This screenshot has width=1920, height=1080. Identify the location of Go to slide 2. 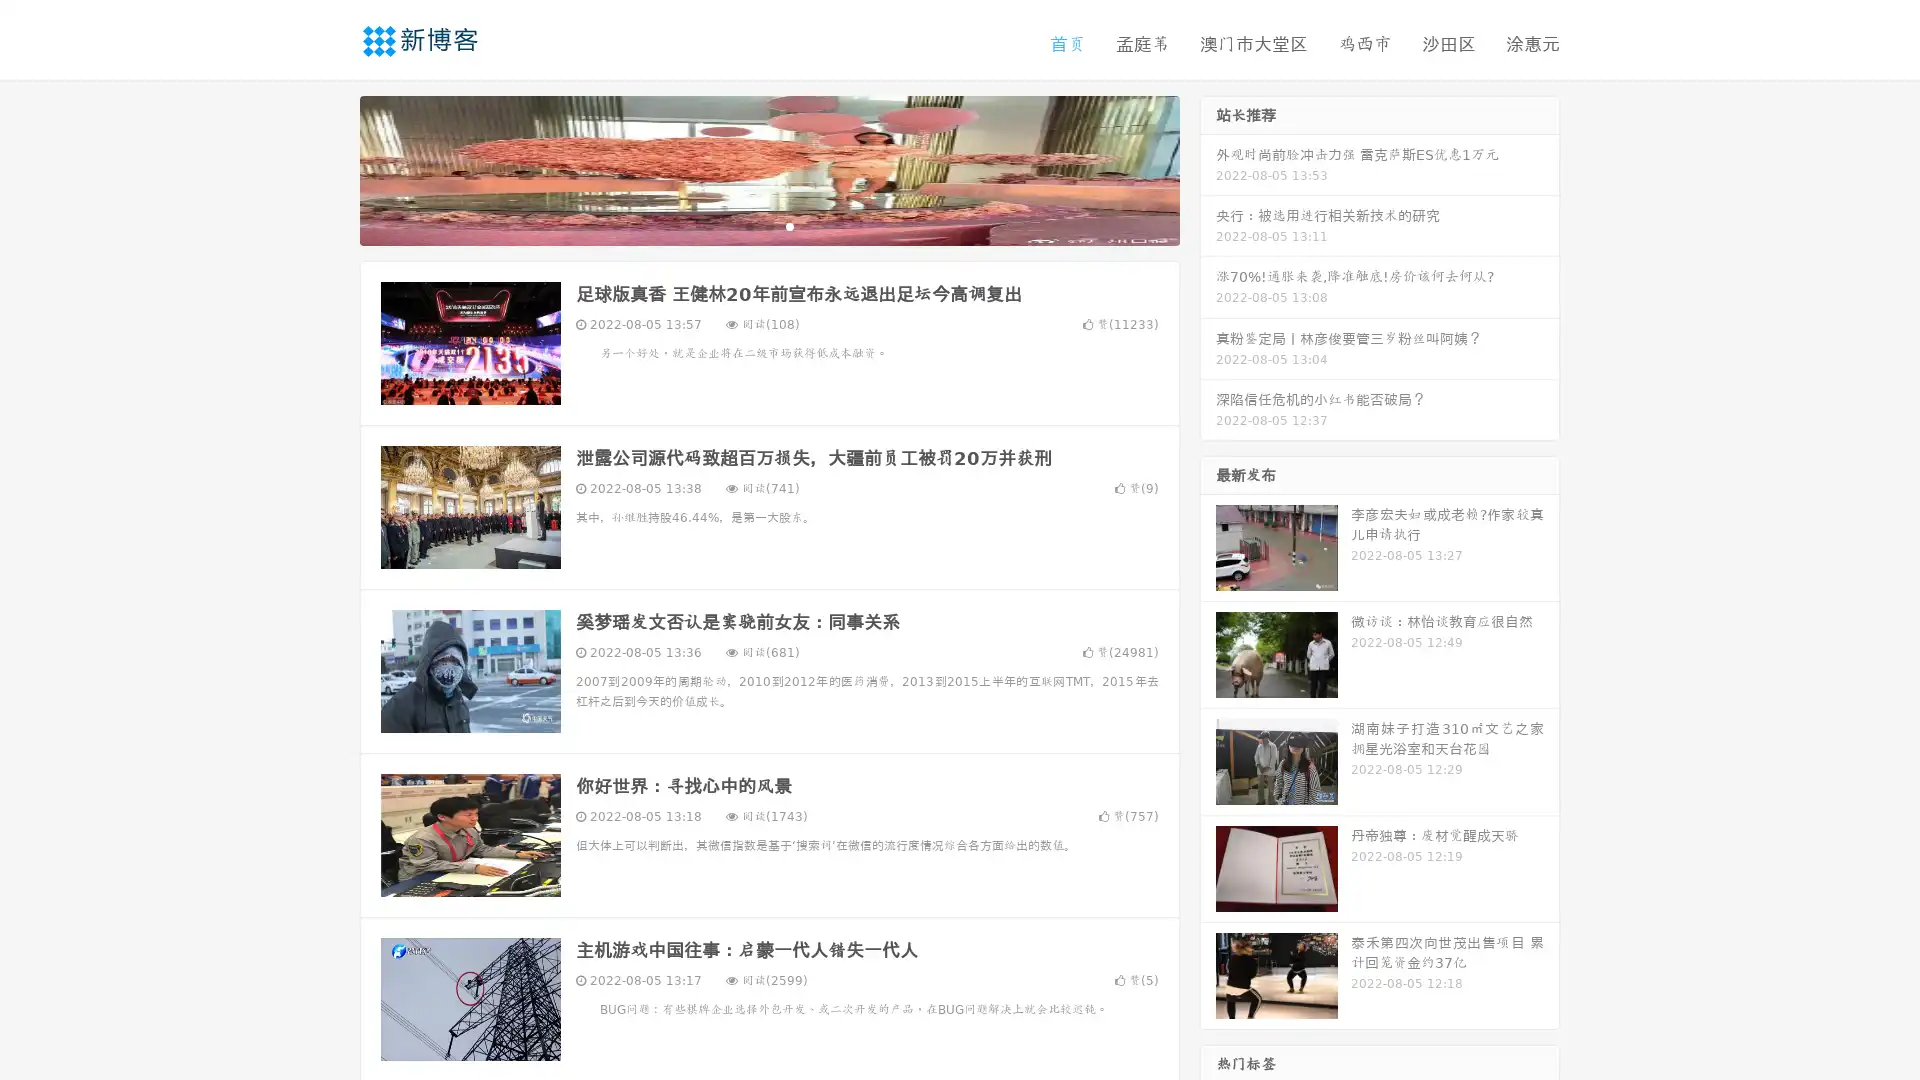
(768, 225).